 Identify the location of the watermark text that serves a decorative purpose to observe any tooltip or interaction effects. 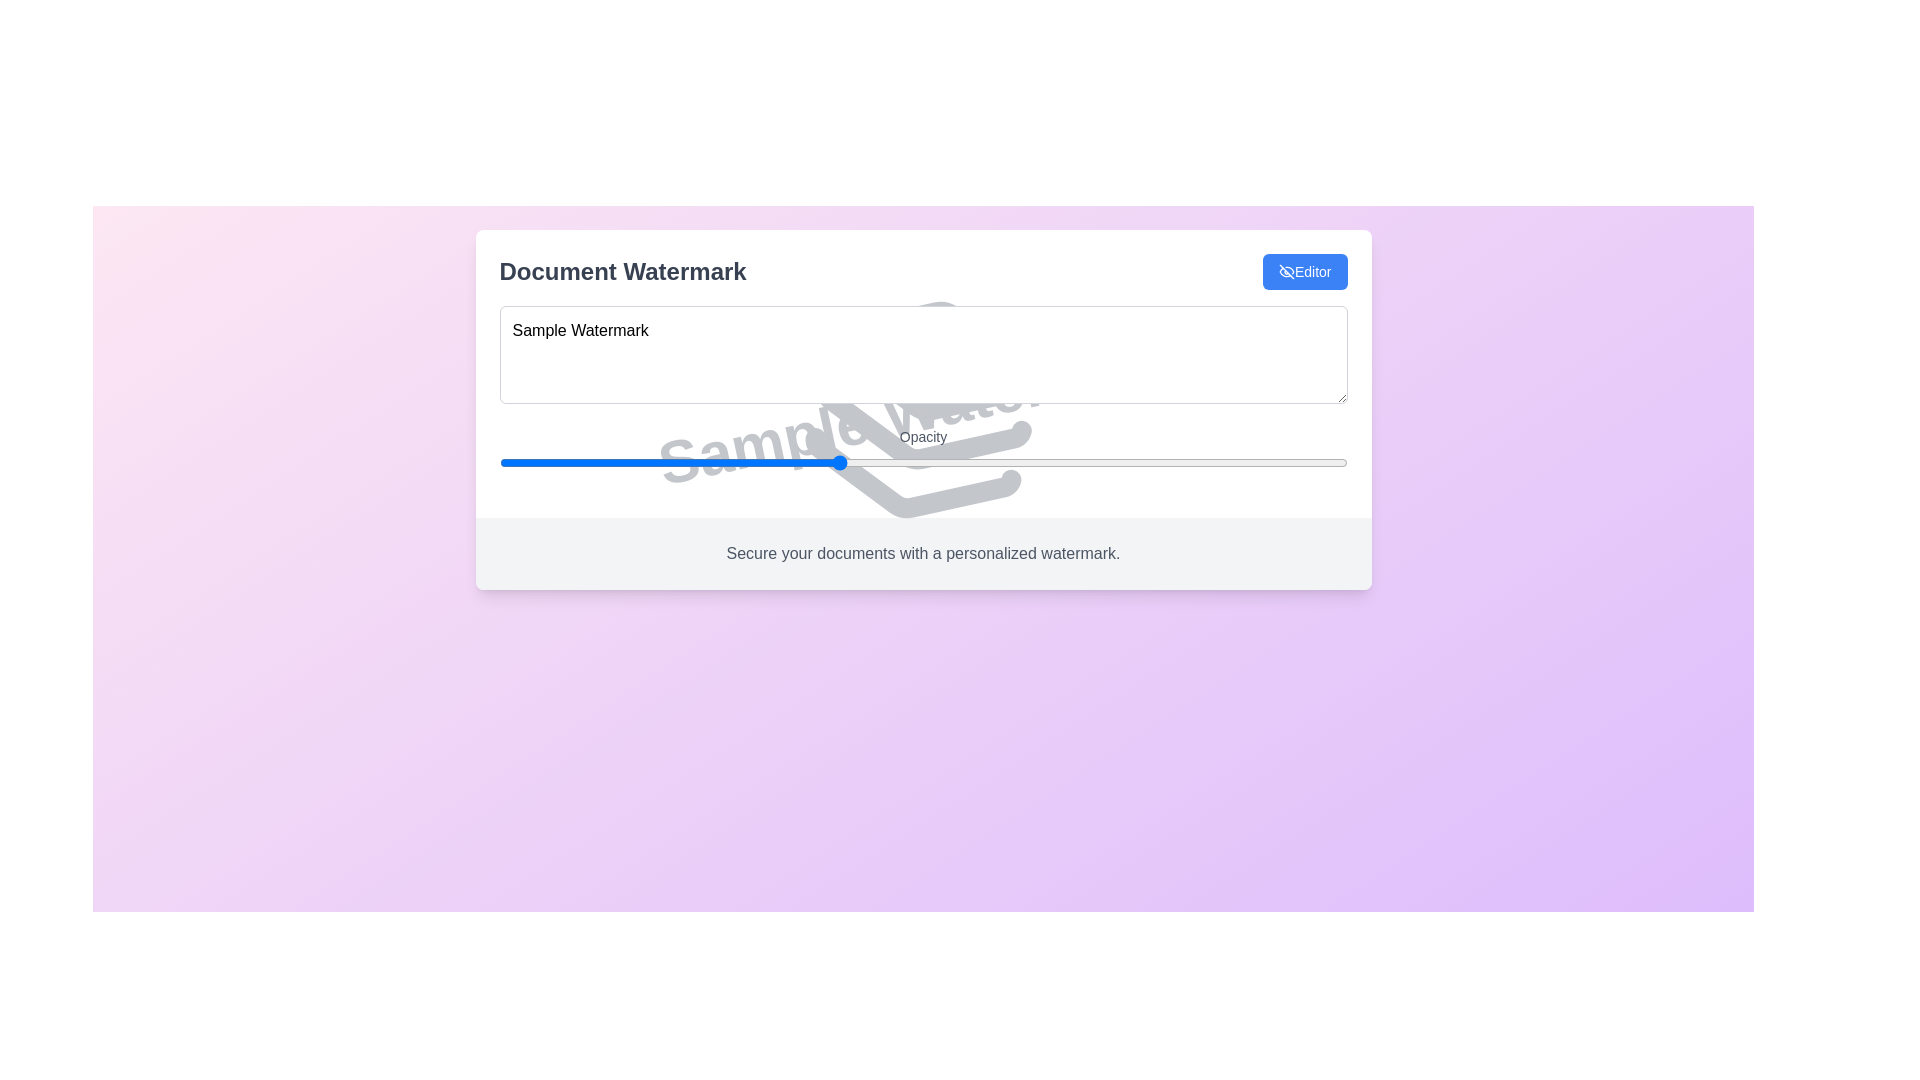
(922, 408).